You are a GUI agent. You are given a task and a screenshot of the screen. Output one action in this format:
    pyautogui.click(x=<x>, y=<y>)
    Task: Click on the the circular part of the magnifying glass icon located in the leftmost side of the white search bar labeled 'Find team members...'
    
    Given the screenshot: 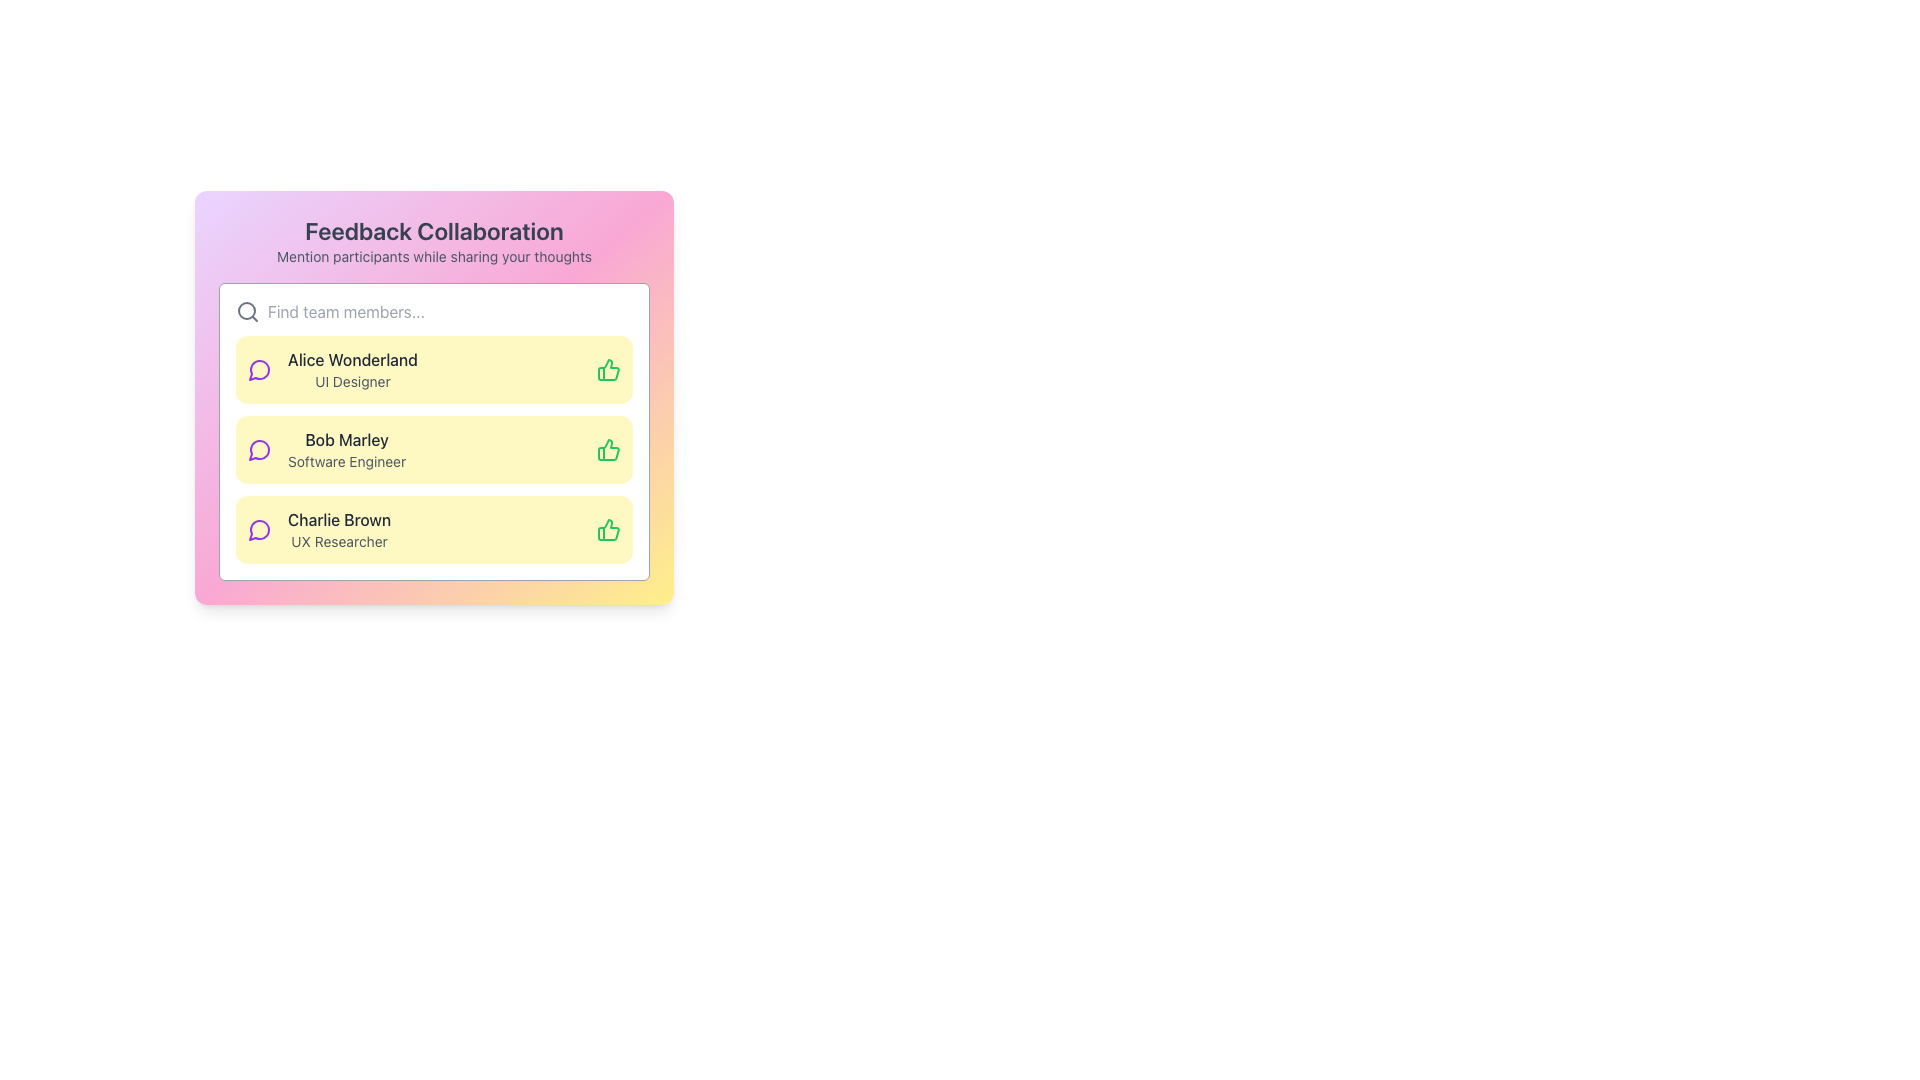 What is the action you would take?
    pyautogui.click(x=245, y=311)
    